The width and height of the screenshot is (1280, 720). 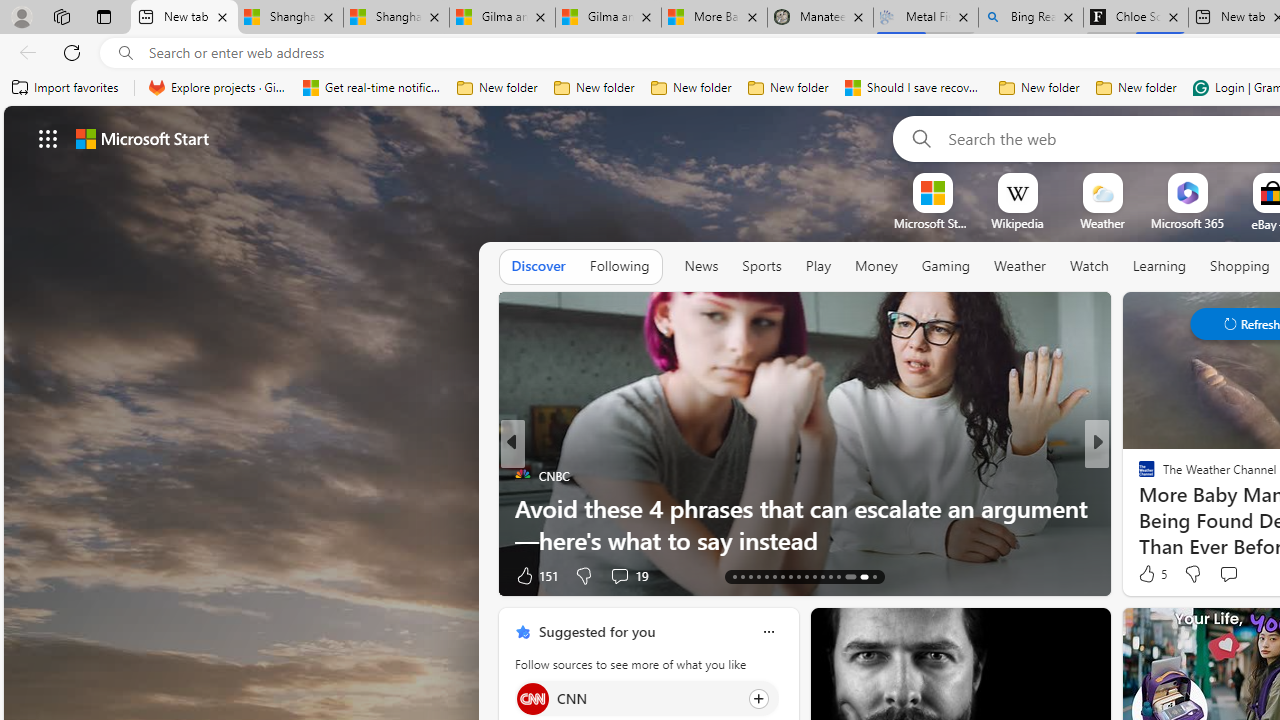 I want to click on 'Microsoft 365', so click(x=1187, y=223).